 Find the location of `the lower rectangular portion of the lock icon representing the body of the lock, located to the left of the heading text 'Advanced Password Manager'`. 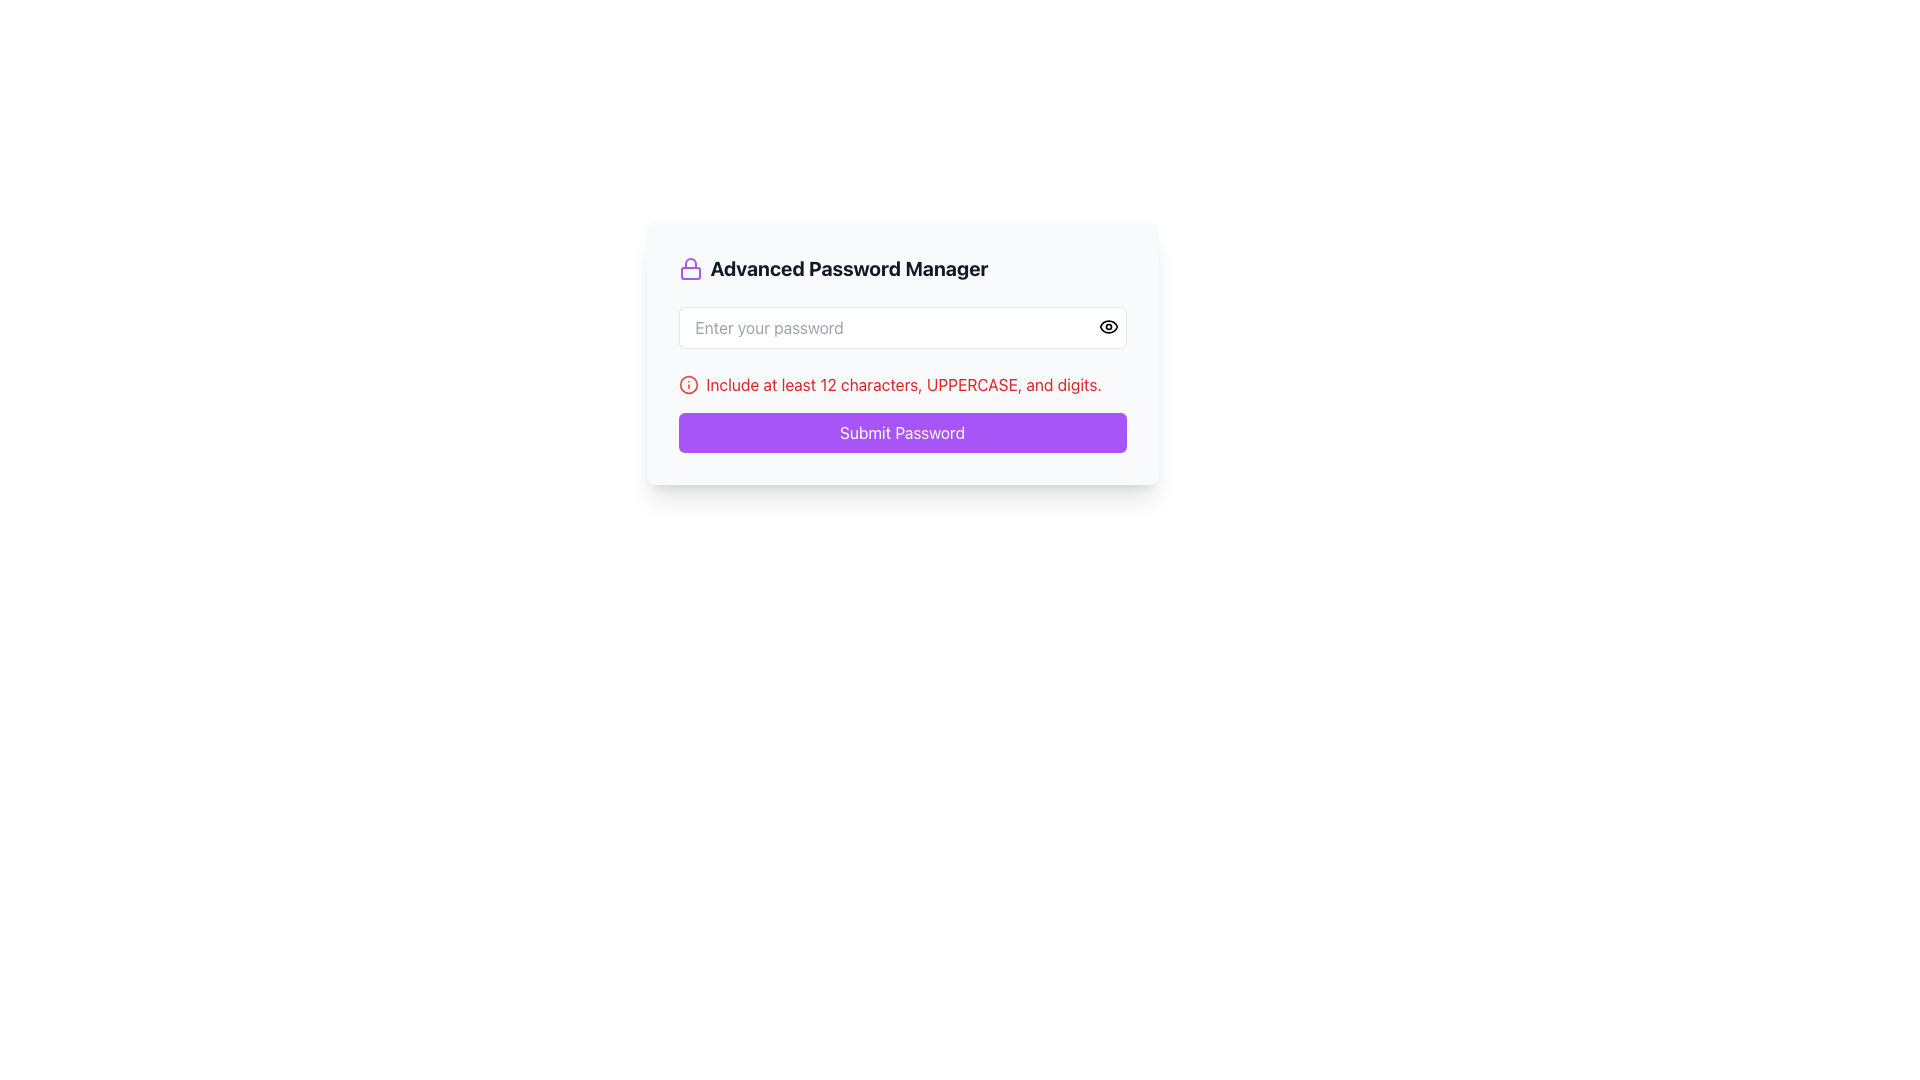

the lower rectangular portion of the lock icon representing the body of the lock, located to the left of the heading text 'Advanced Password Manager' is located at coordinates (690, 273).